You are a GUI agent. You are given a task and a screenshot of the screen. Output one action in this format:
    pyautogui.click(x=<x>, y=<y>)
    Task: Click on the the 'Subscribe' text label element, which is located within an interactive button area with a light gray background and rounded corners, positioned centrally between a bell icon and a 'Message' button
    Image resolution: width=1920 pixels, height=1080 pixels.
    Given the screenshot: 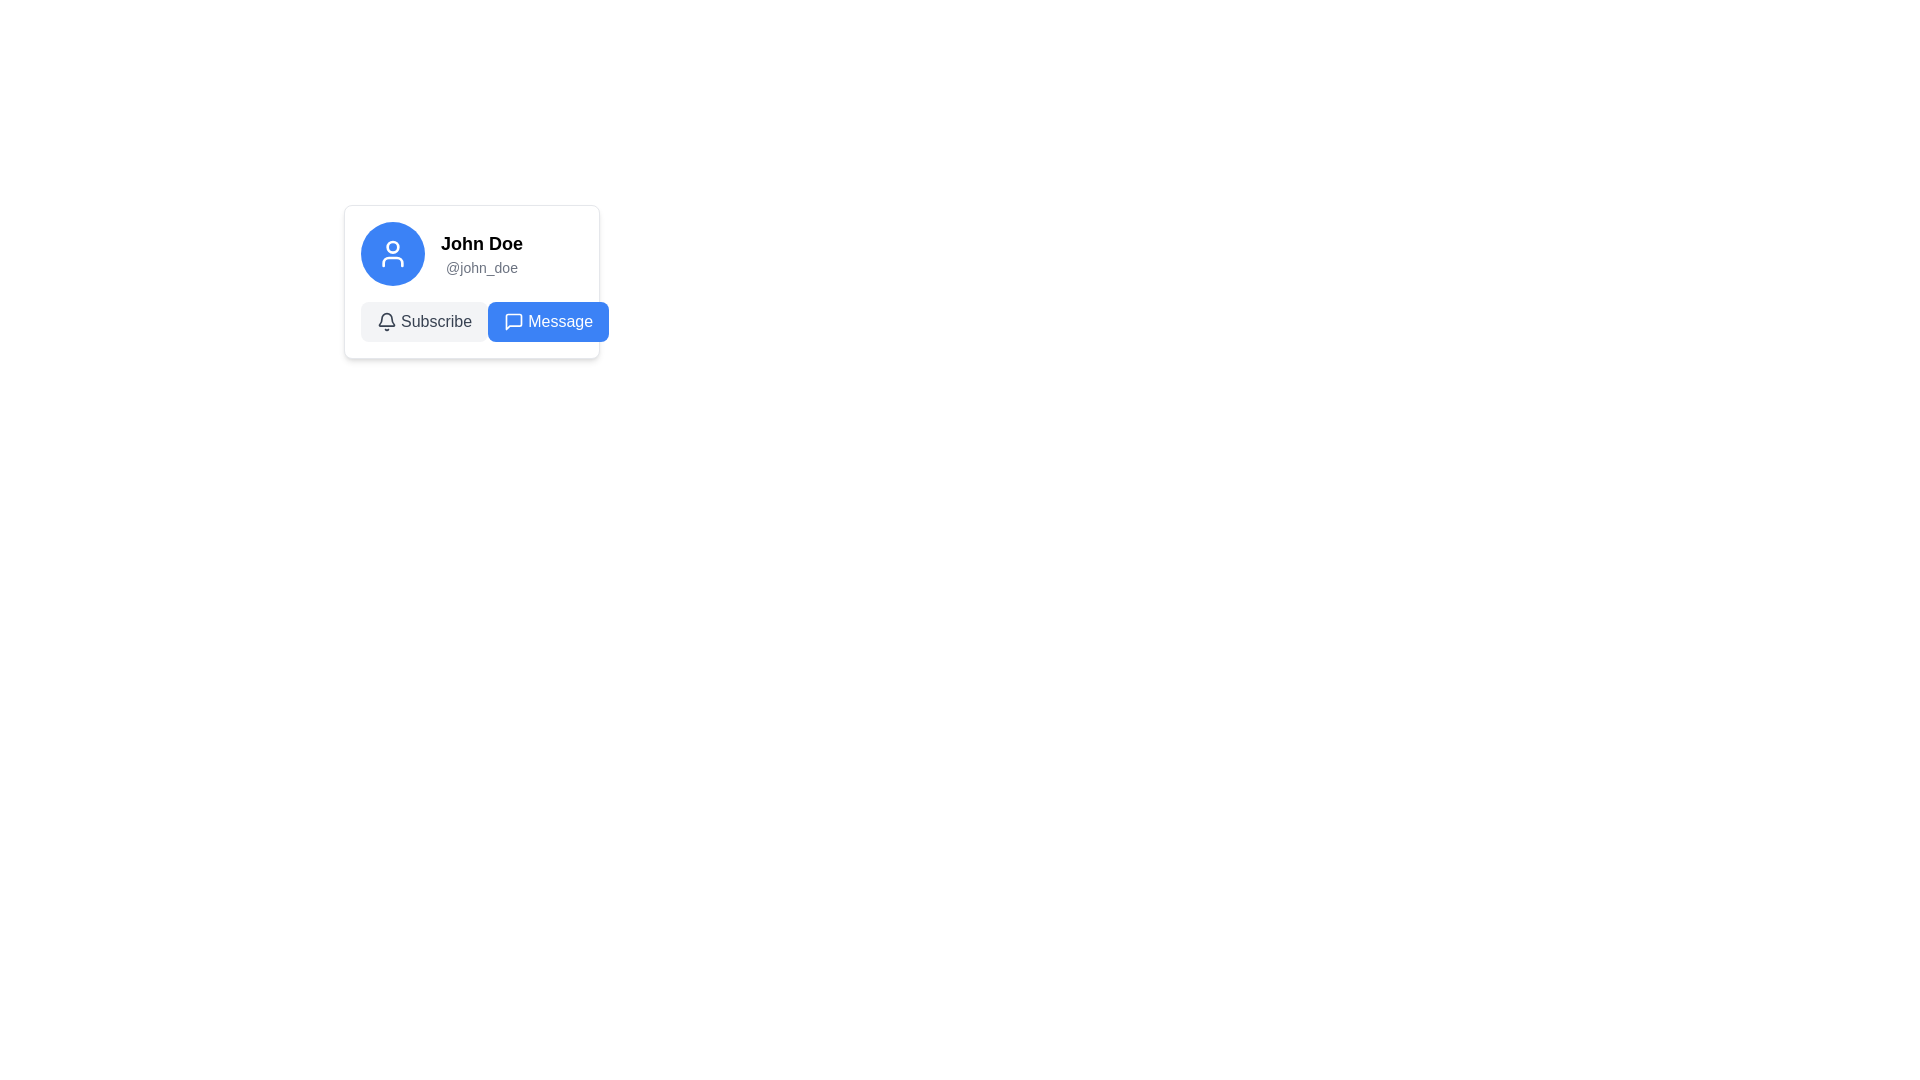 What is the action you would take?
    pyautogui.click(x=435, y=320)
    